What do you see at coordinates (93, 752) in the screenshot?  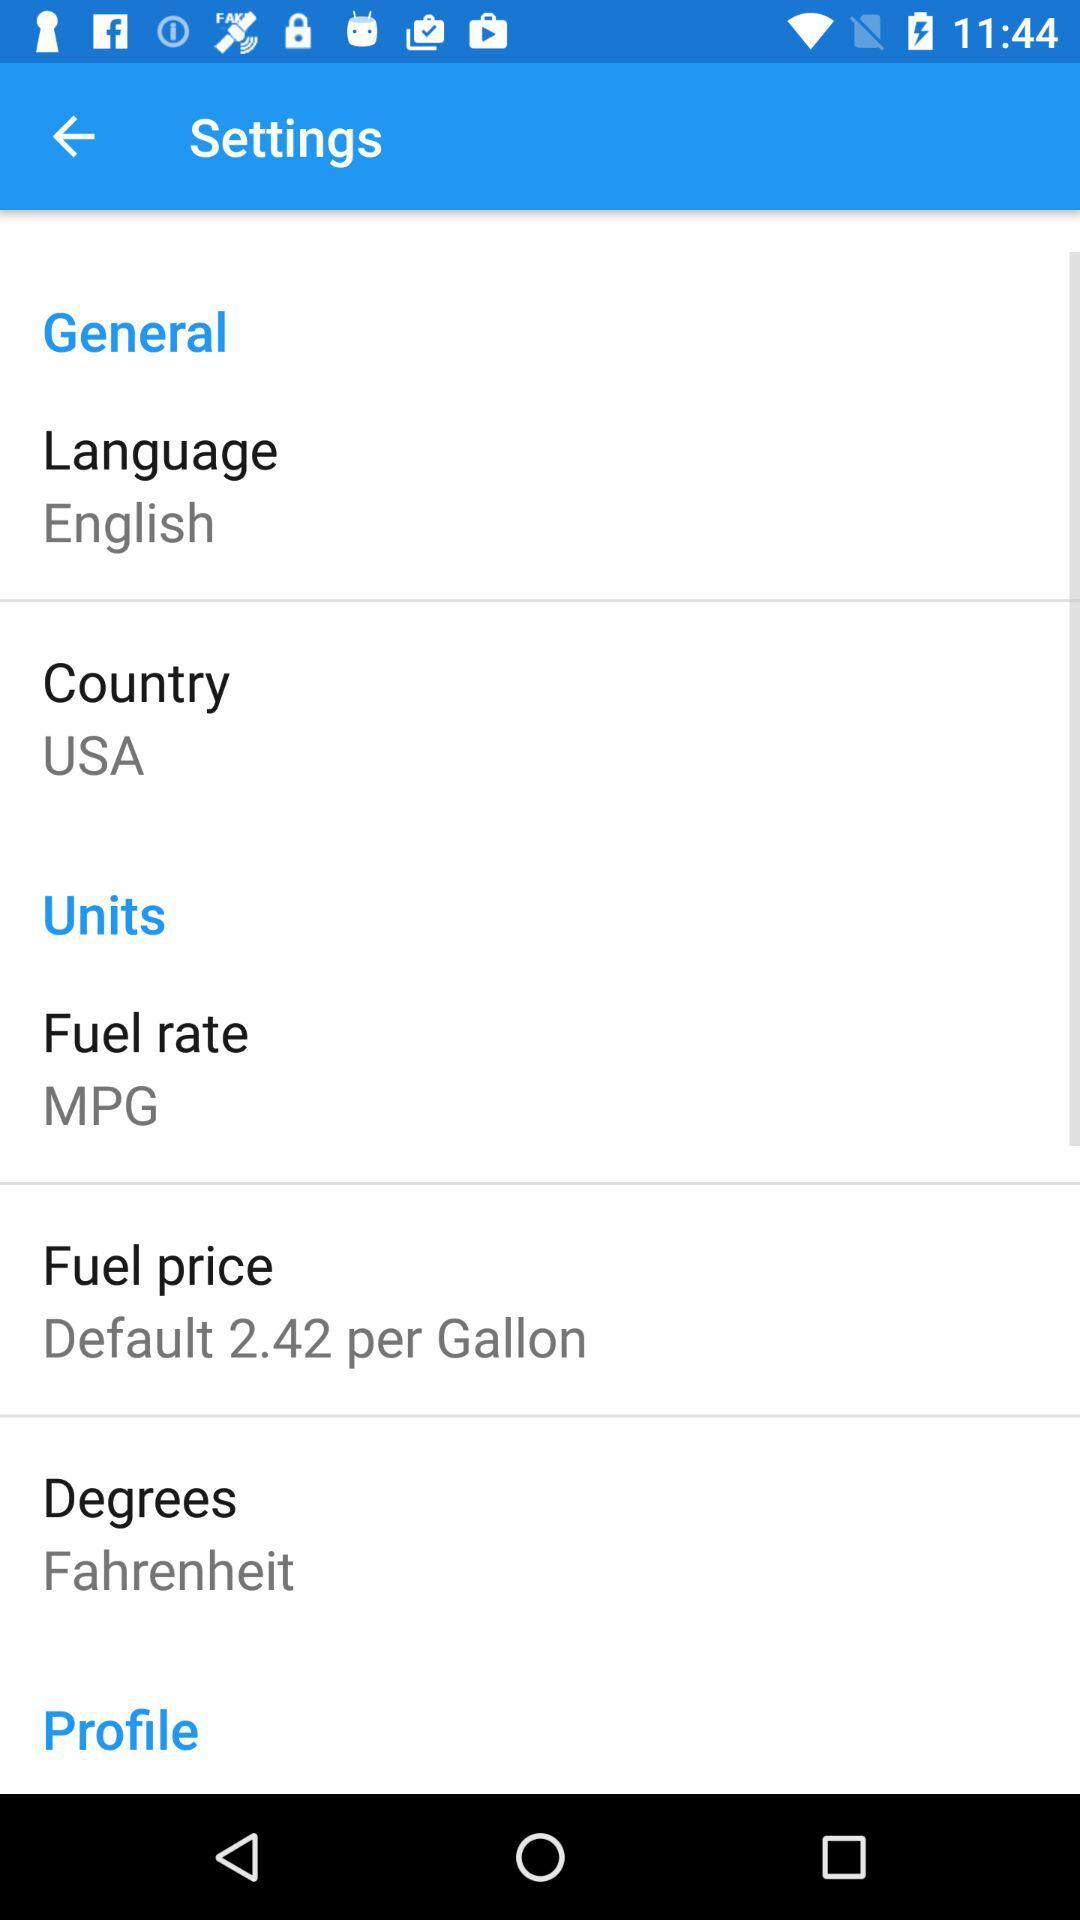 I see `icon below the country icon` at bounding box center [93, 752].